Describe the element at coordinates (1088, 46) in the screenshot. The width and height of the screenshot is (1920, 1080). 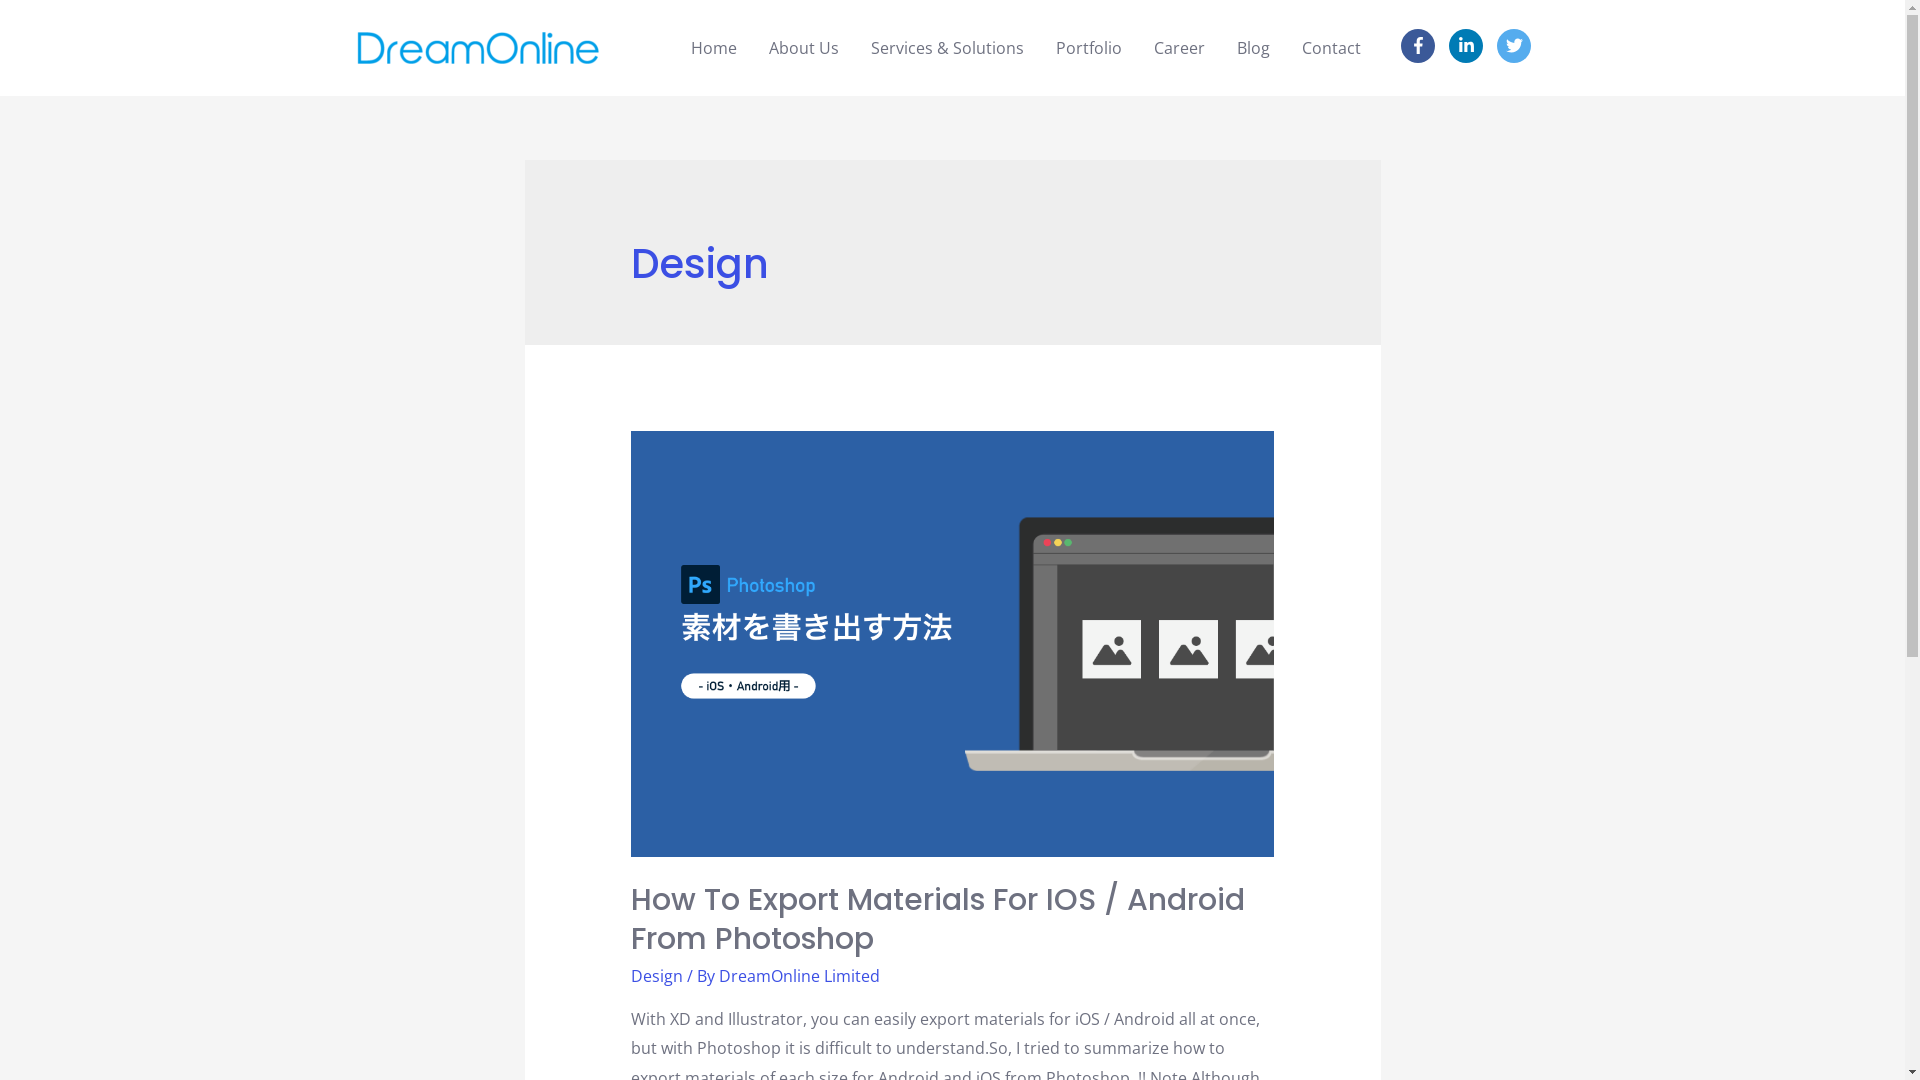
I see `'Portfolio'` at that location.